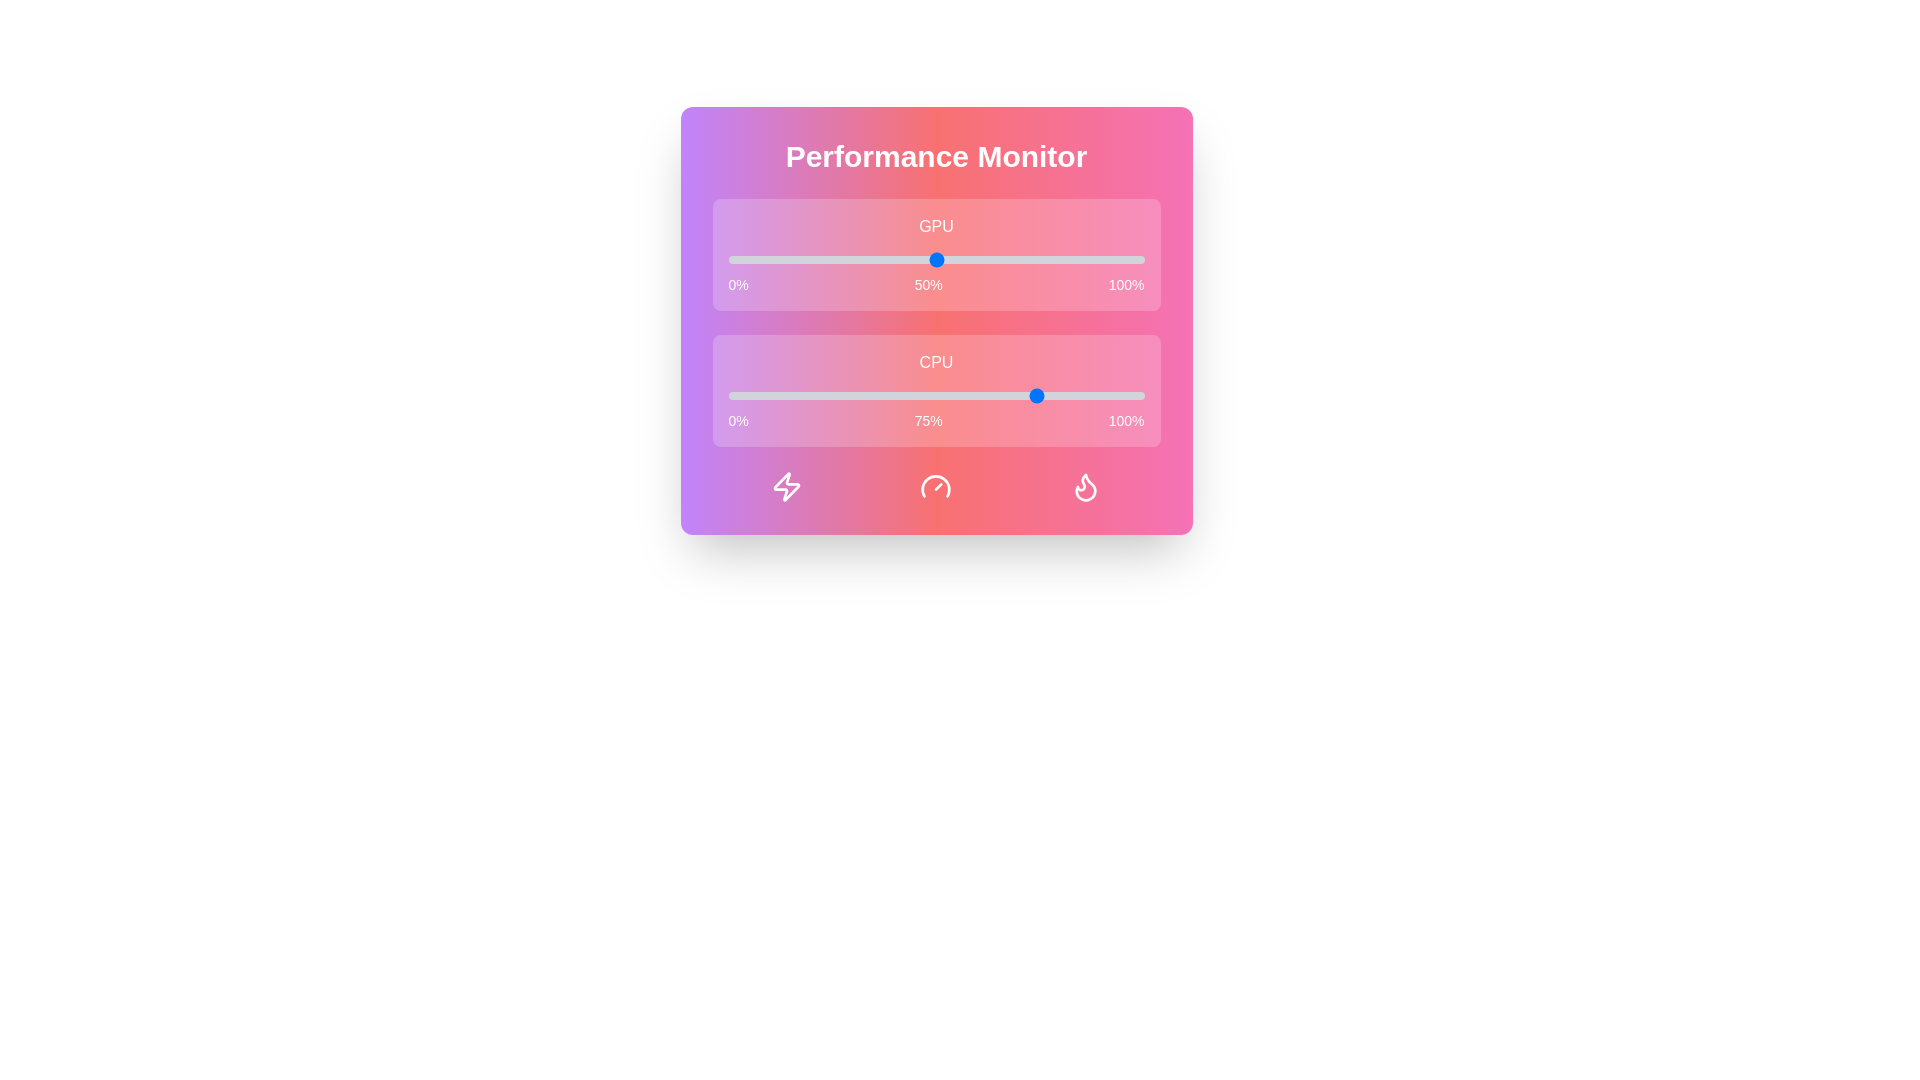  I want to click on the icon representing electrical power, so click(786, 486).